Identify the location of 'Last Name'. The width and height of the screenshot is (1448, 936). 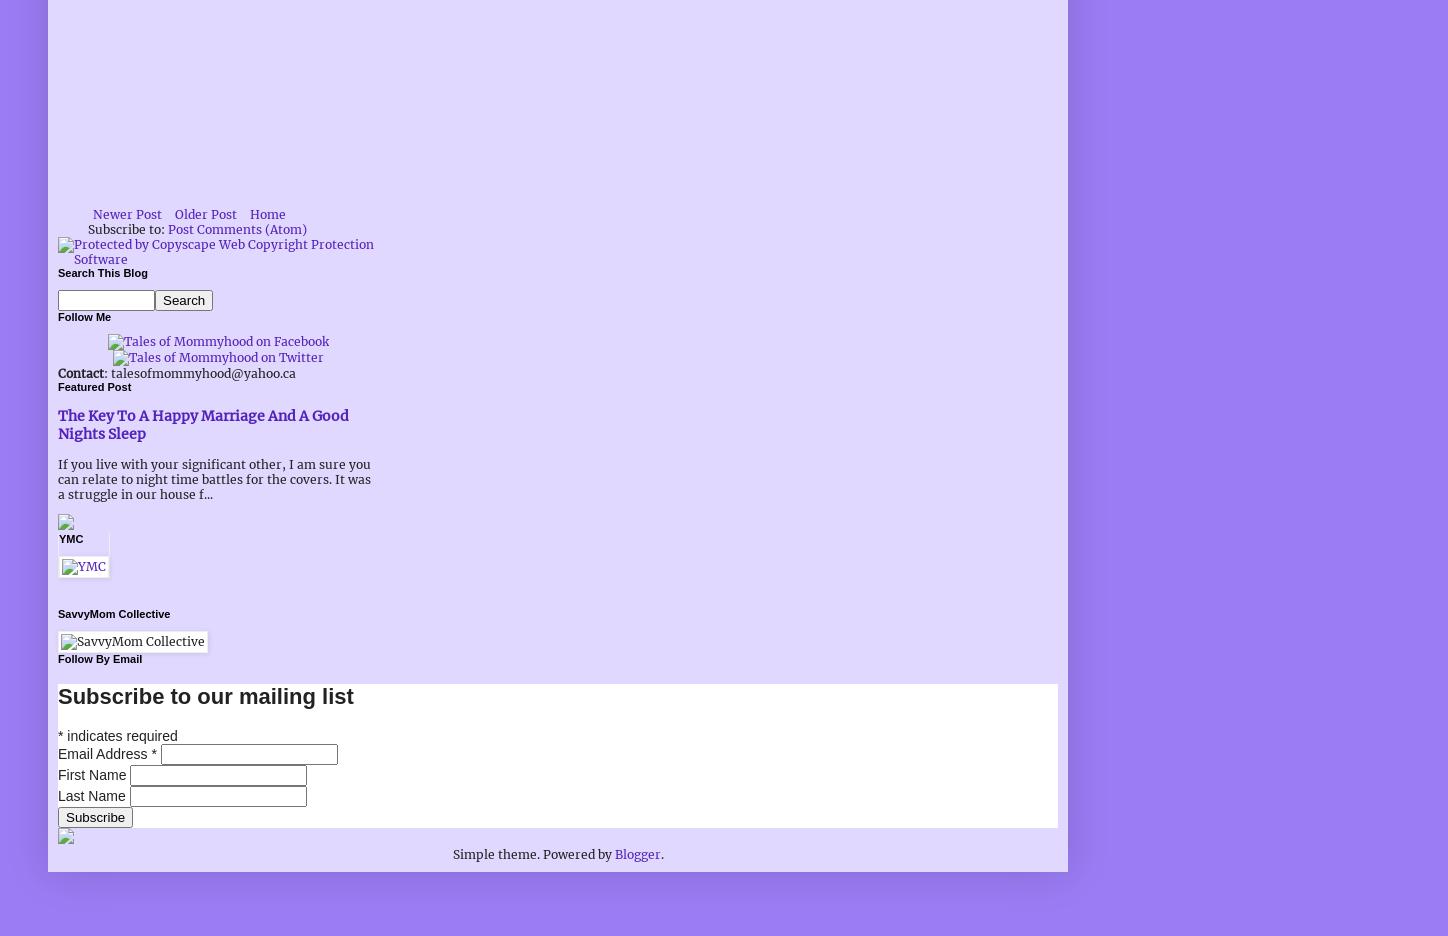
(92, 794).